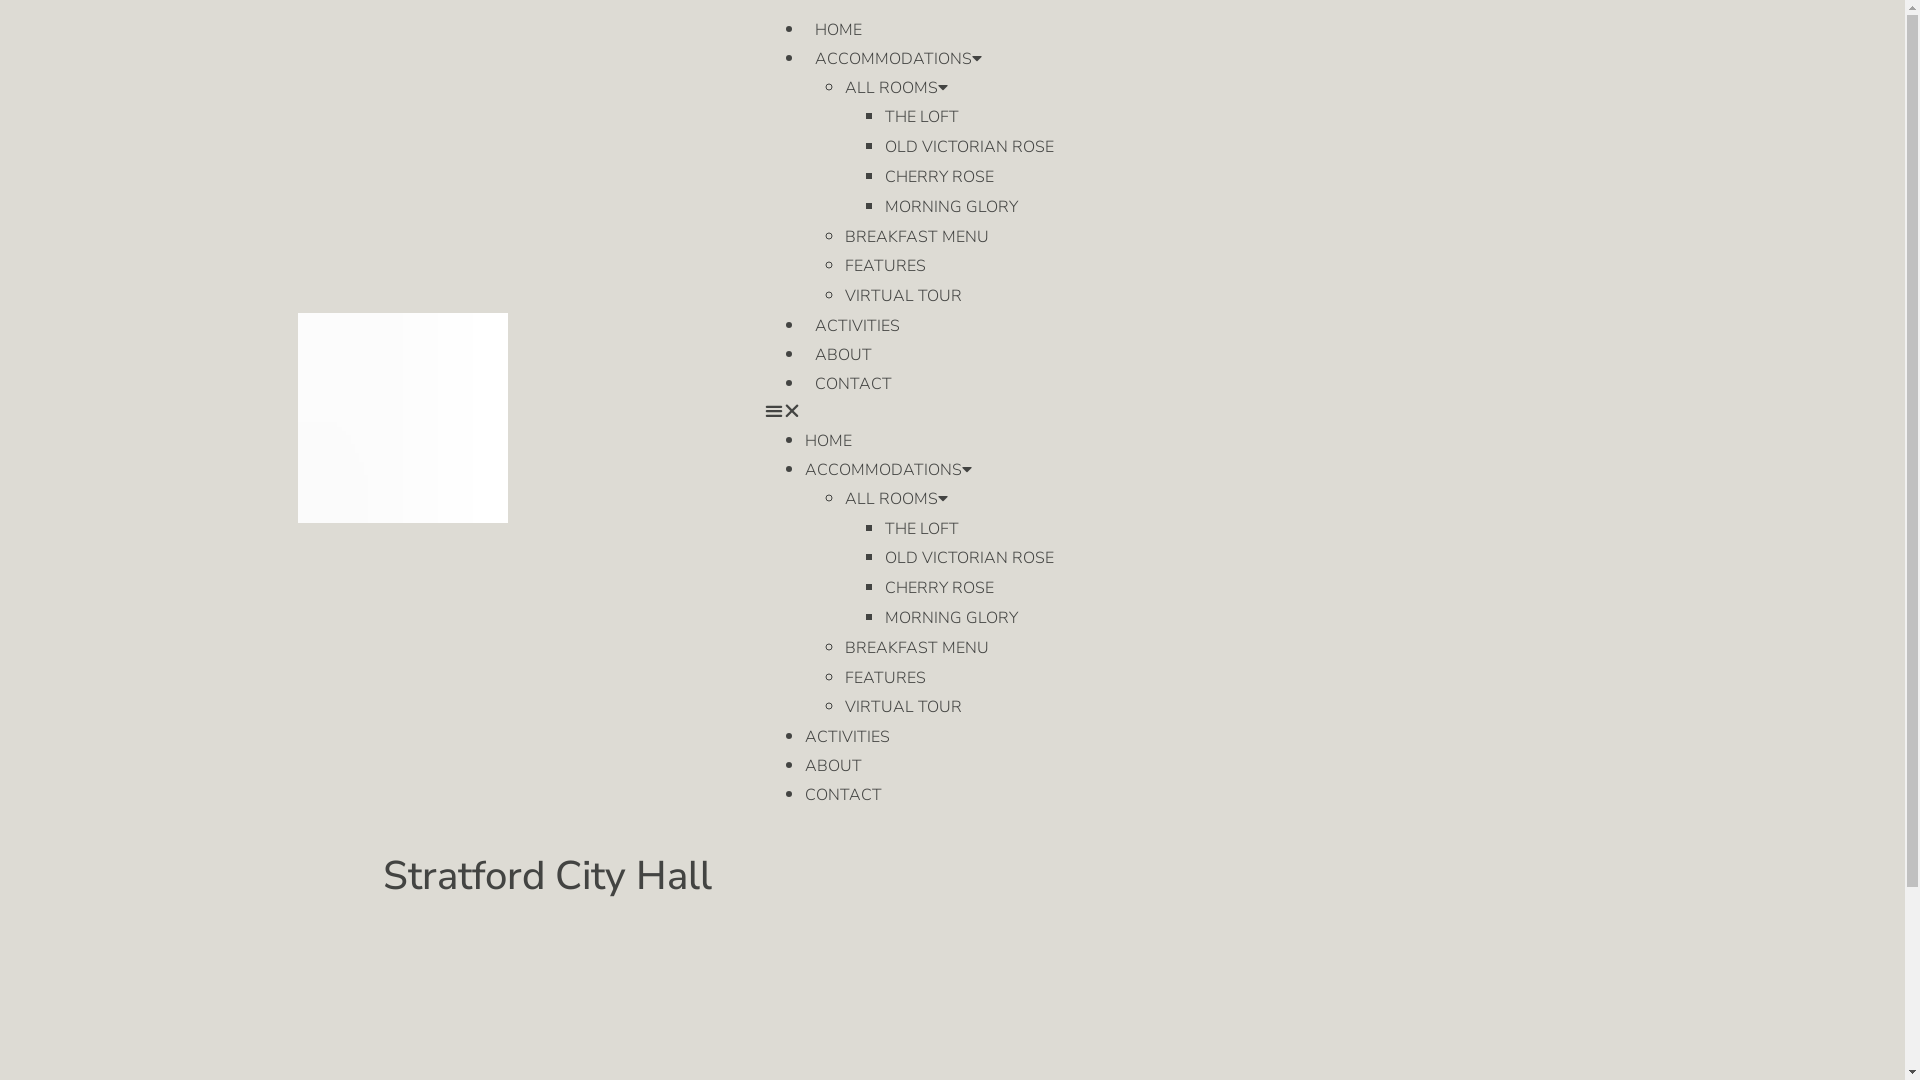  Describe the element at coordinates (805, 57) in the screenshot. I see `'ACCOMMODATIONS'` at that location.